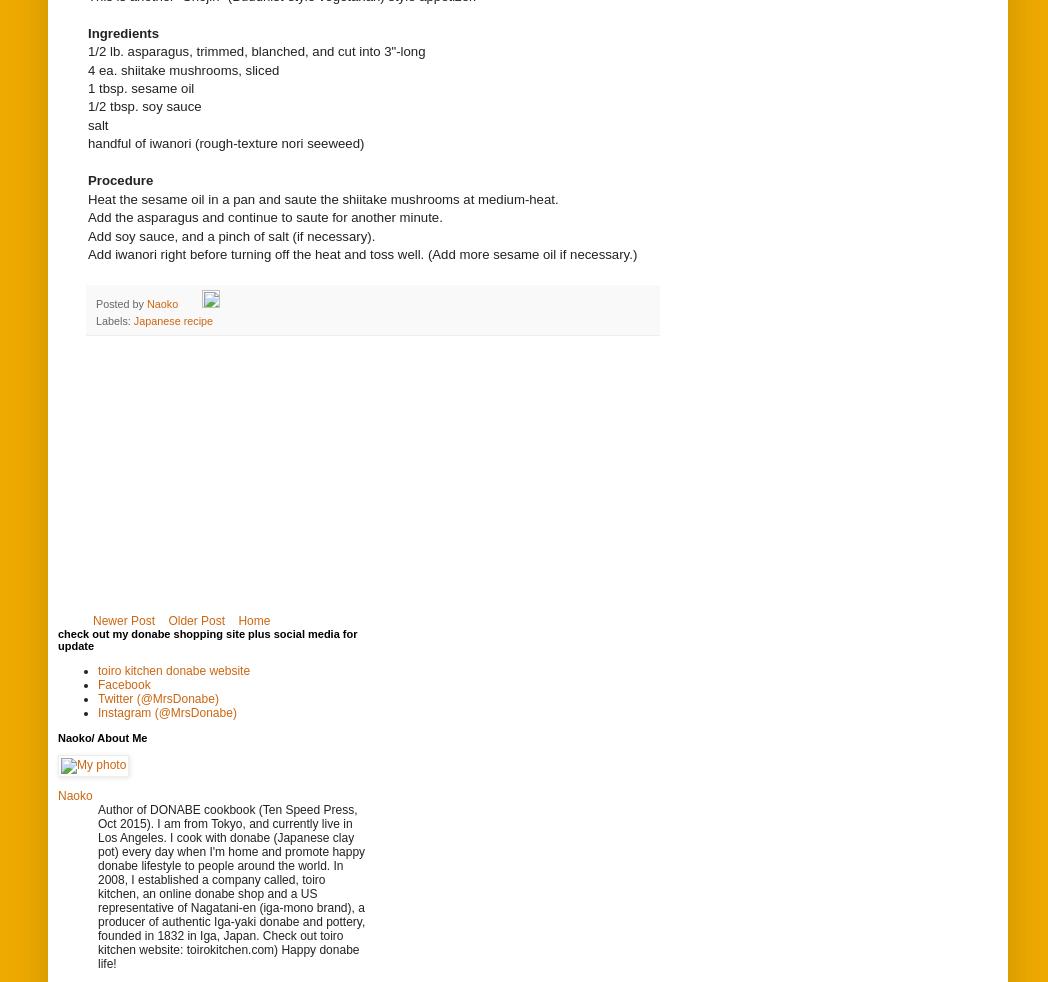  What do you see at coordinates (122, 31) in the screenshot?
I see `'Ingredients'` at bounding box center [122, 31].